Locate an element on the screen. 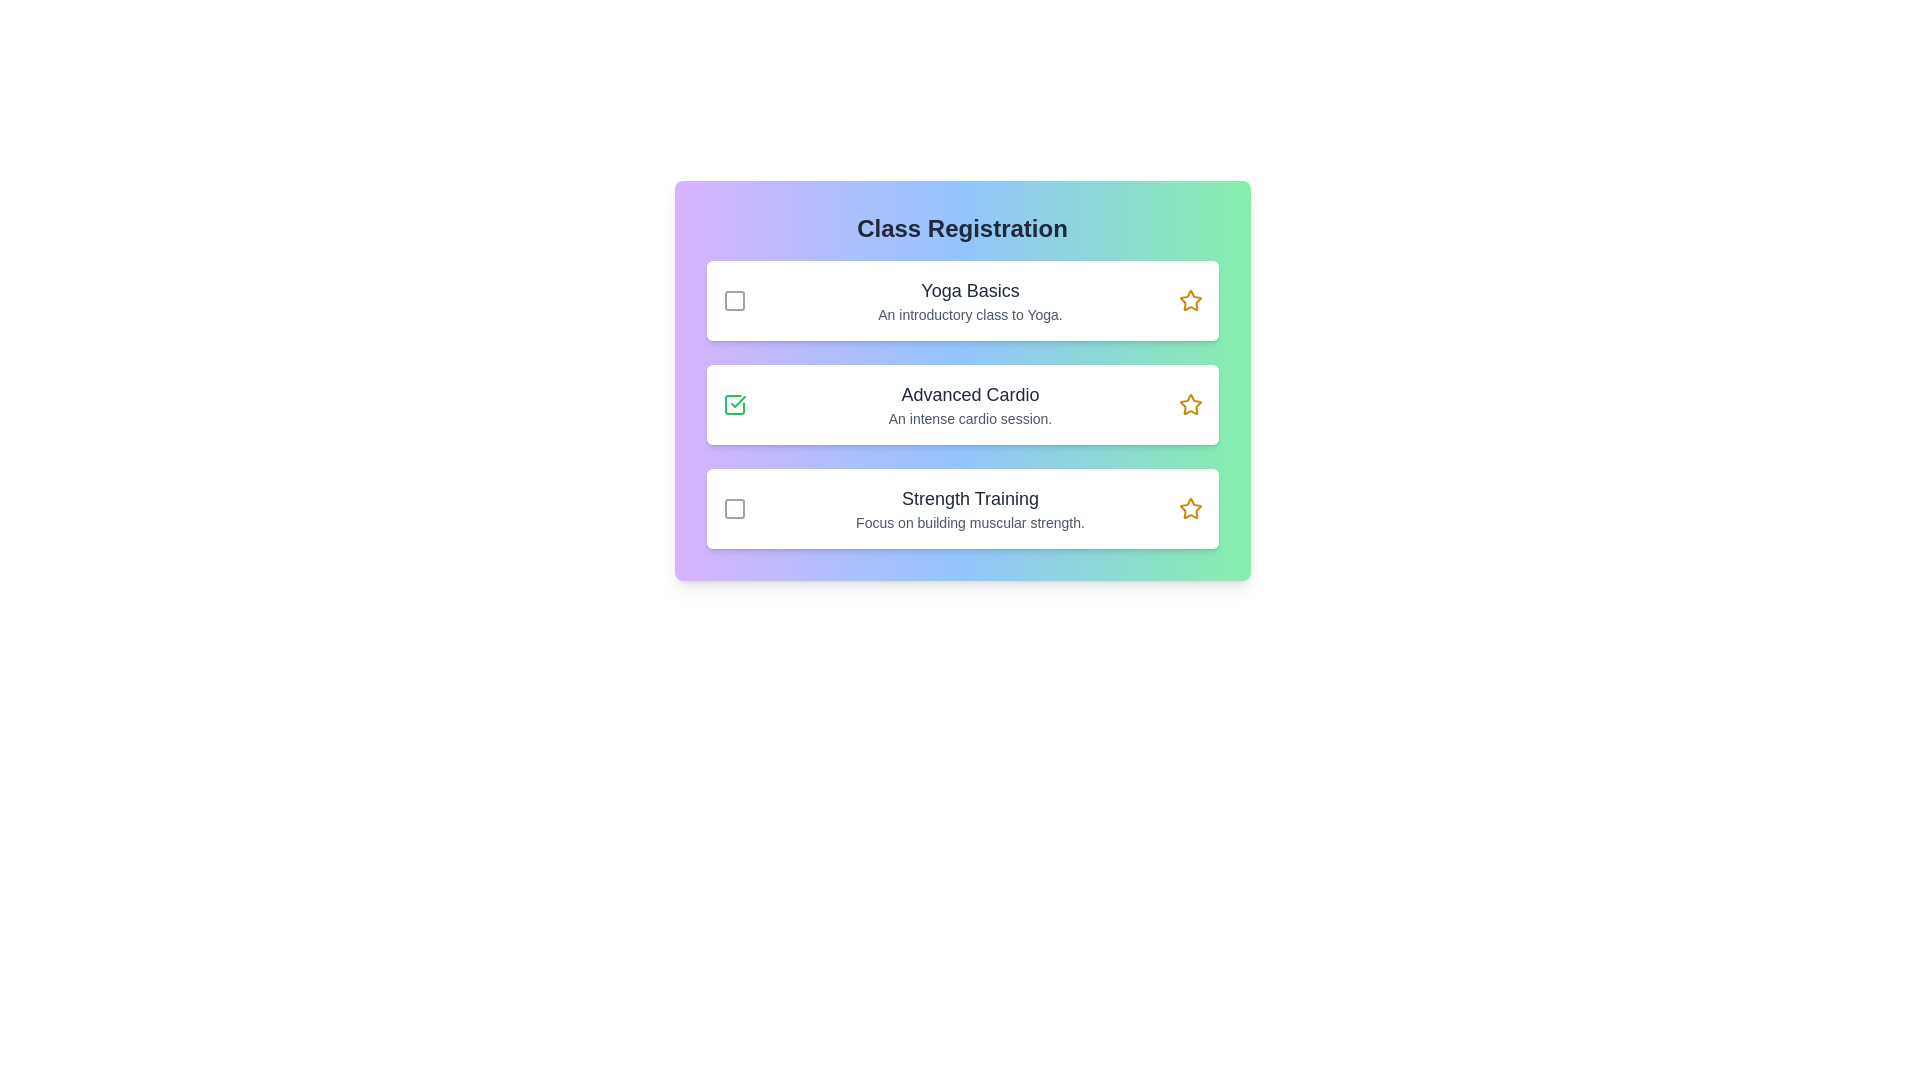 This screenshot has height=1080, width=1920. the star icon to bookmark the class Advanced Cardio is located at coordinates (1190, 405).